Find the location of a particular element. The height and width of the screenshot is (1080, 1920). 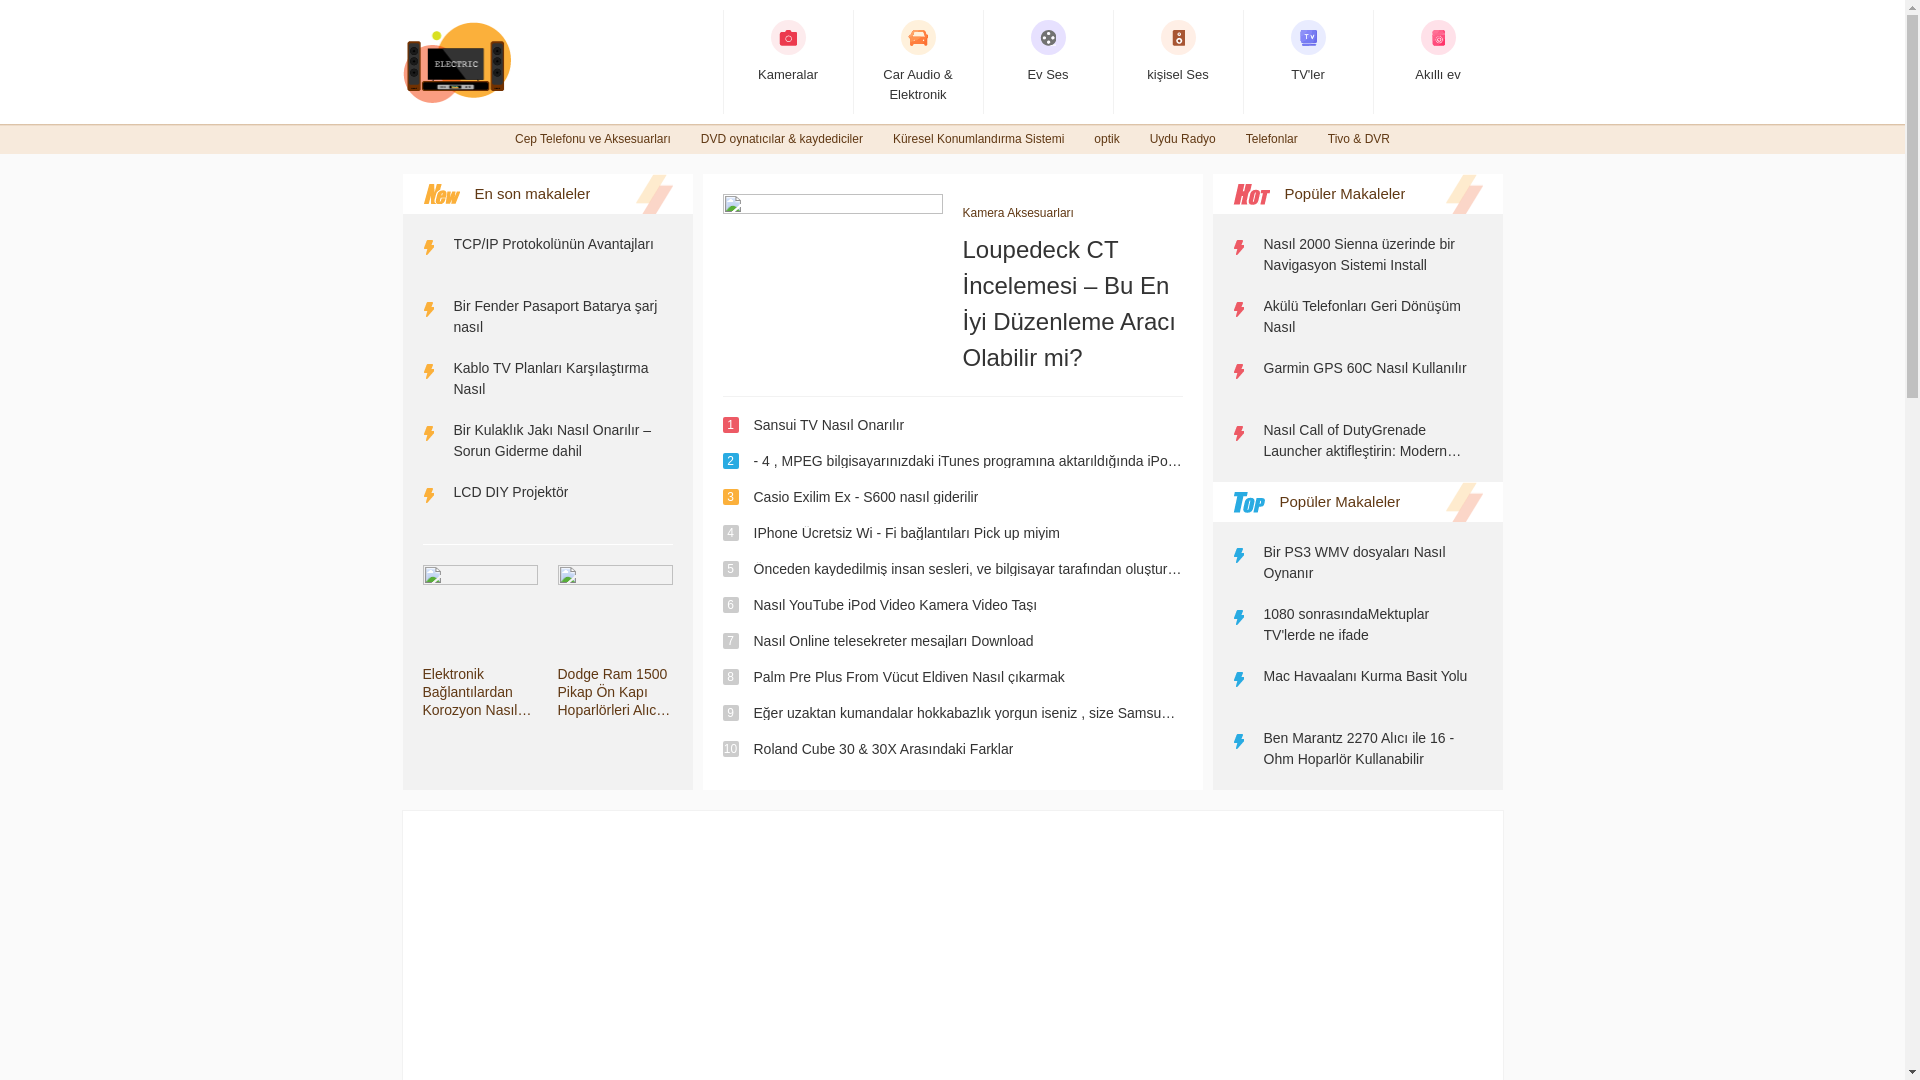

'Tivo & DVR' is located at coordinates (1358, 137).